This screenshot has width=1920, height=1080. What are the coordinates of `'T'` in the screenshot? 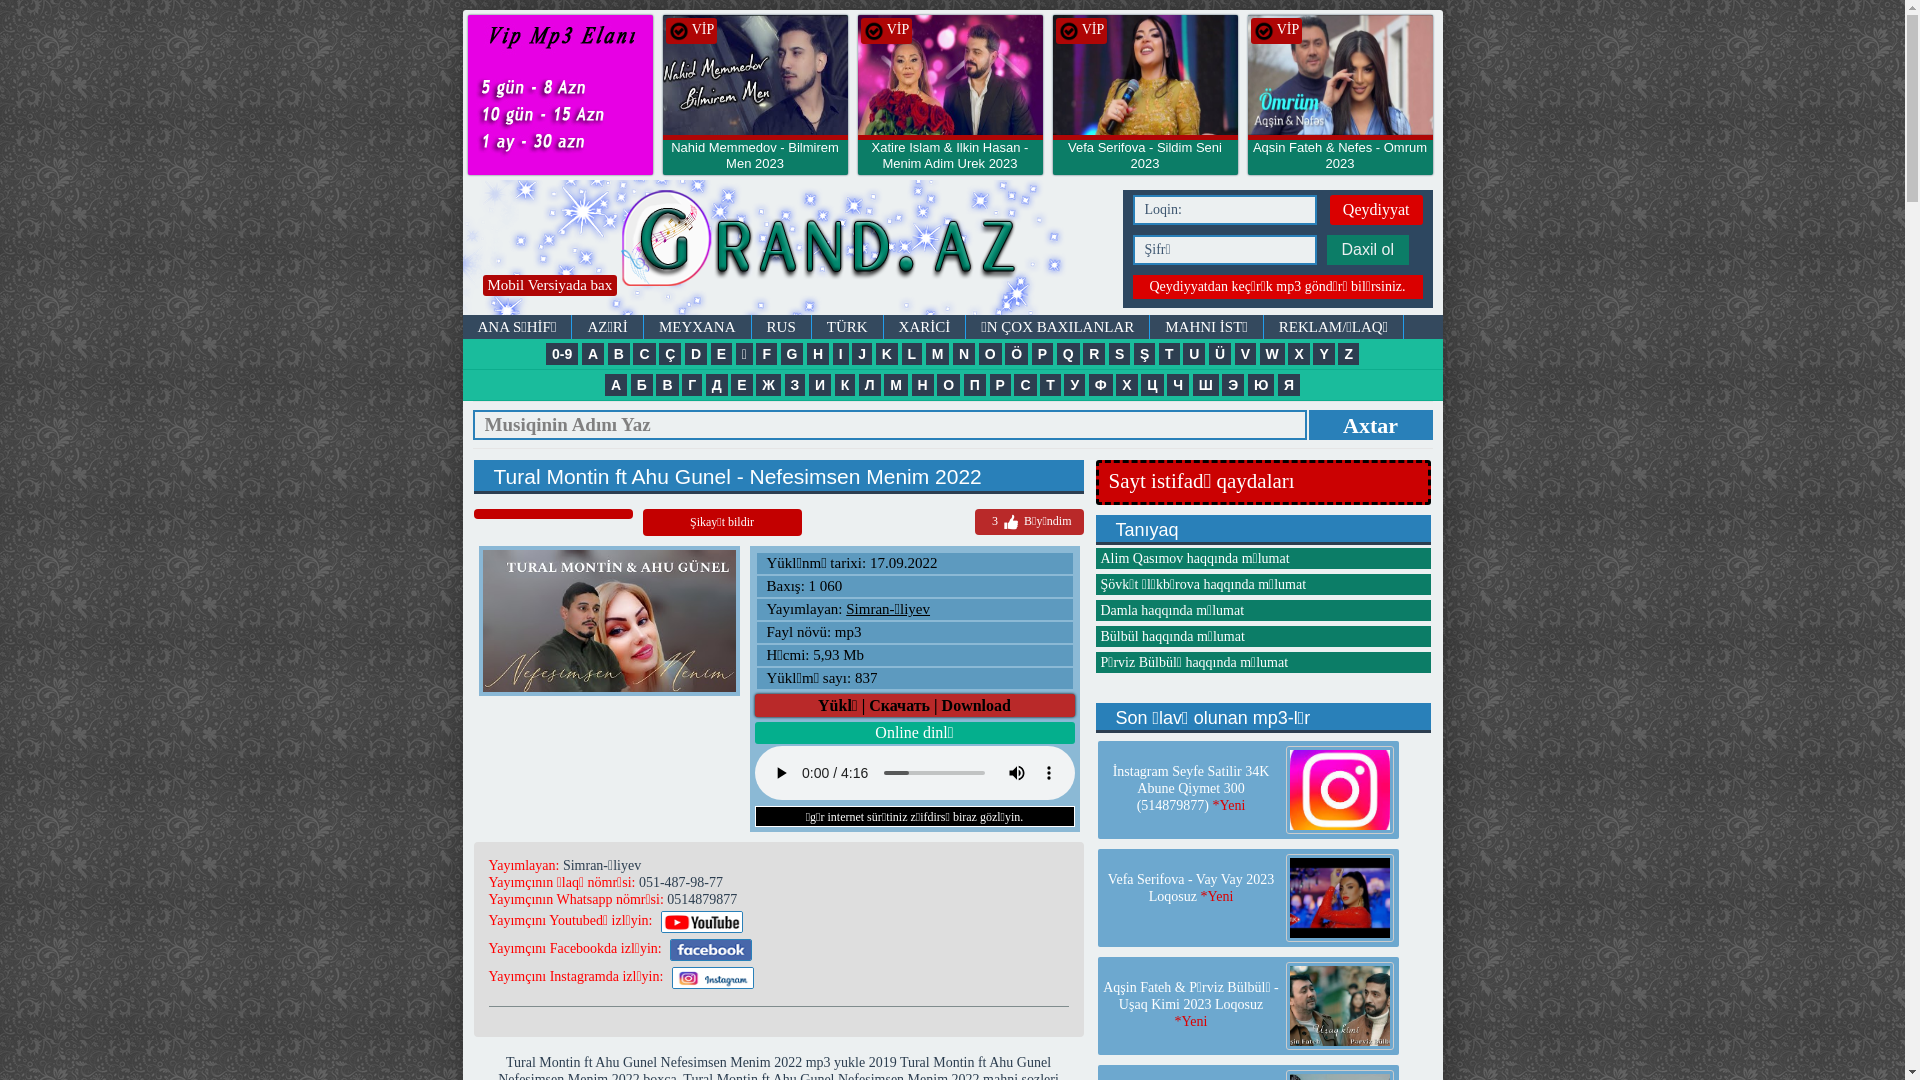 It's located at (1158, 353).